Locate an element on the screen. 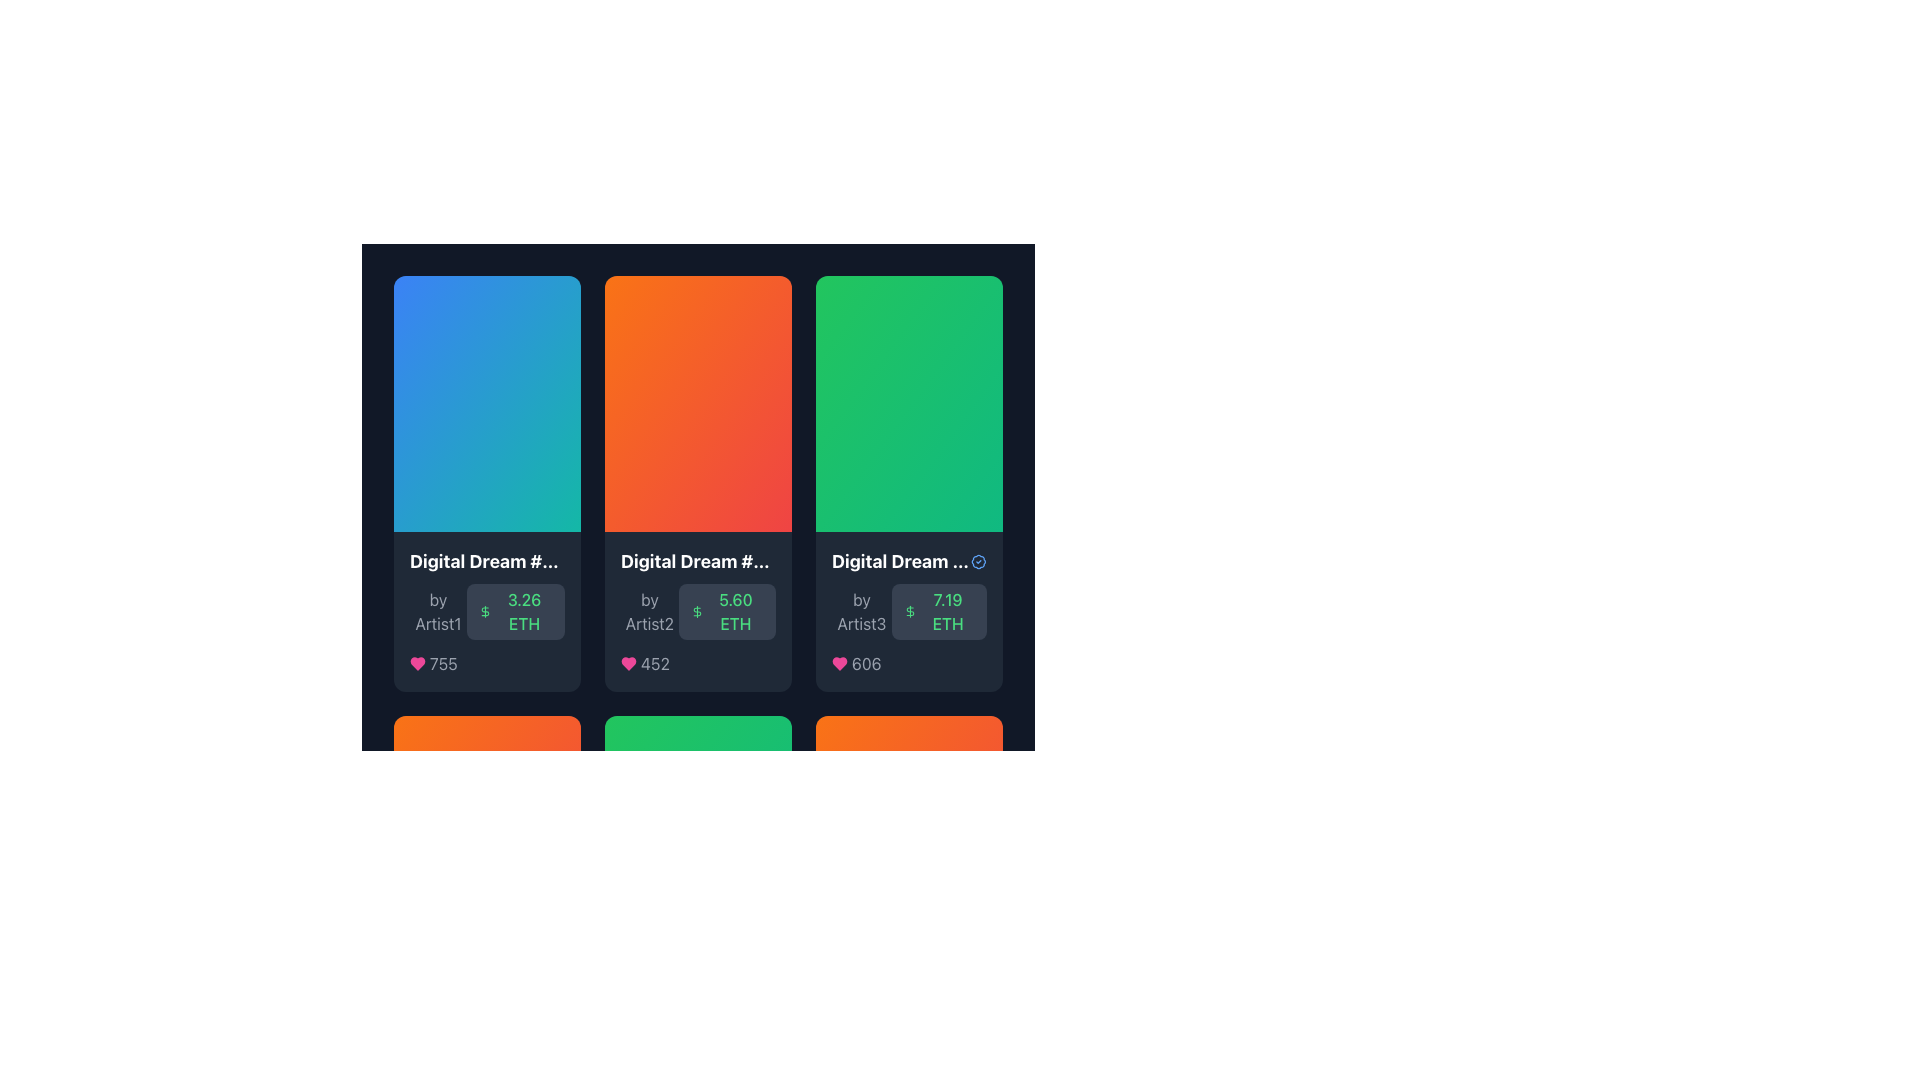  the second card in the top row of the grid layout is located at coordinates (698, 483).